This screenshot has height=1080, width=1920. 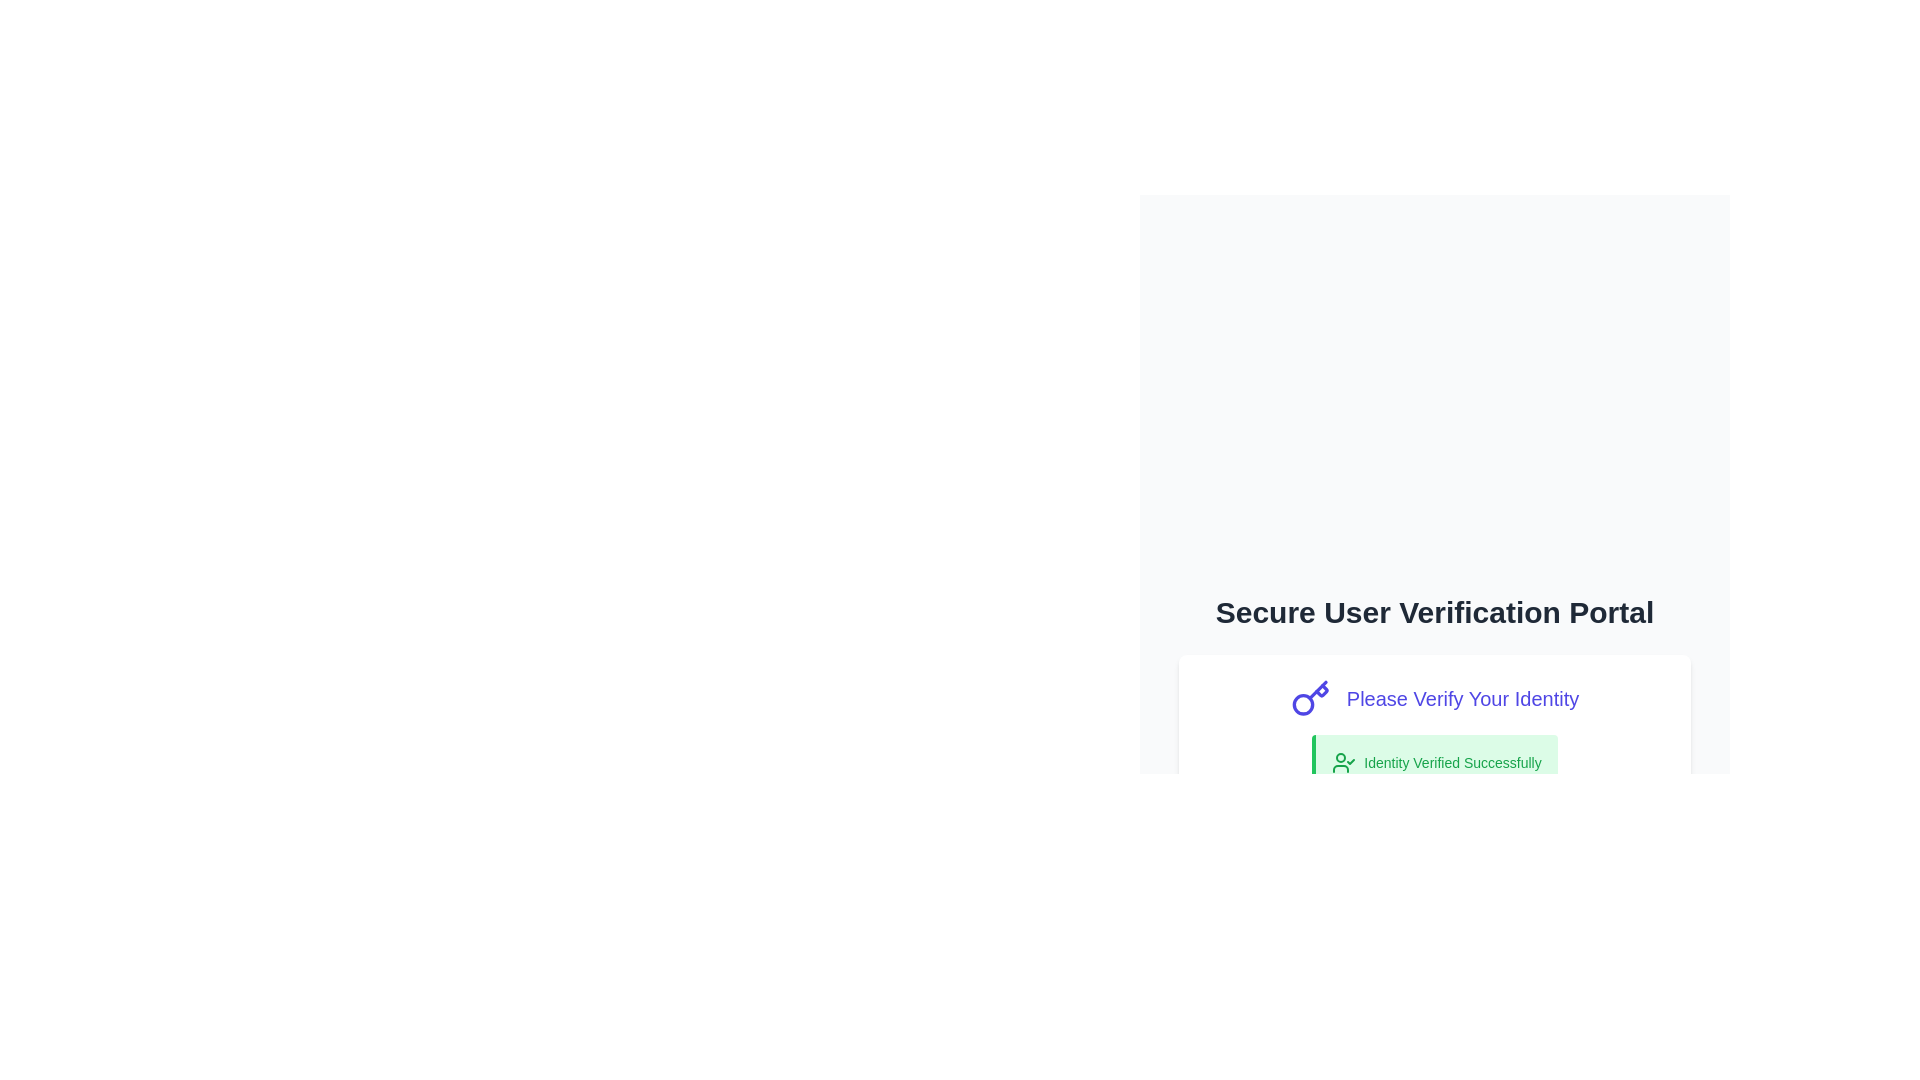 What do you see at coordinates (1434, 763) in the screenshot?
I see `the Banner notification with a green background, rounded edges, and a bold left border, located centrally below the 'Please Verify Your Identity' text` at bounding box center [1434, 763].